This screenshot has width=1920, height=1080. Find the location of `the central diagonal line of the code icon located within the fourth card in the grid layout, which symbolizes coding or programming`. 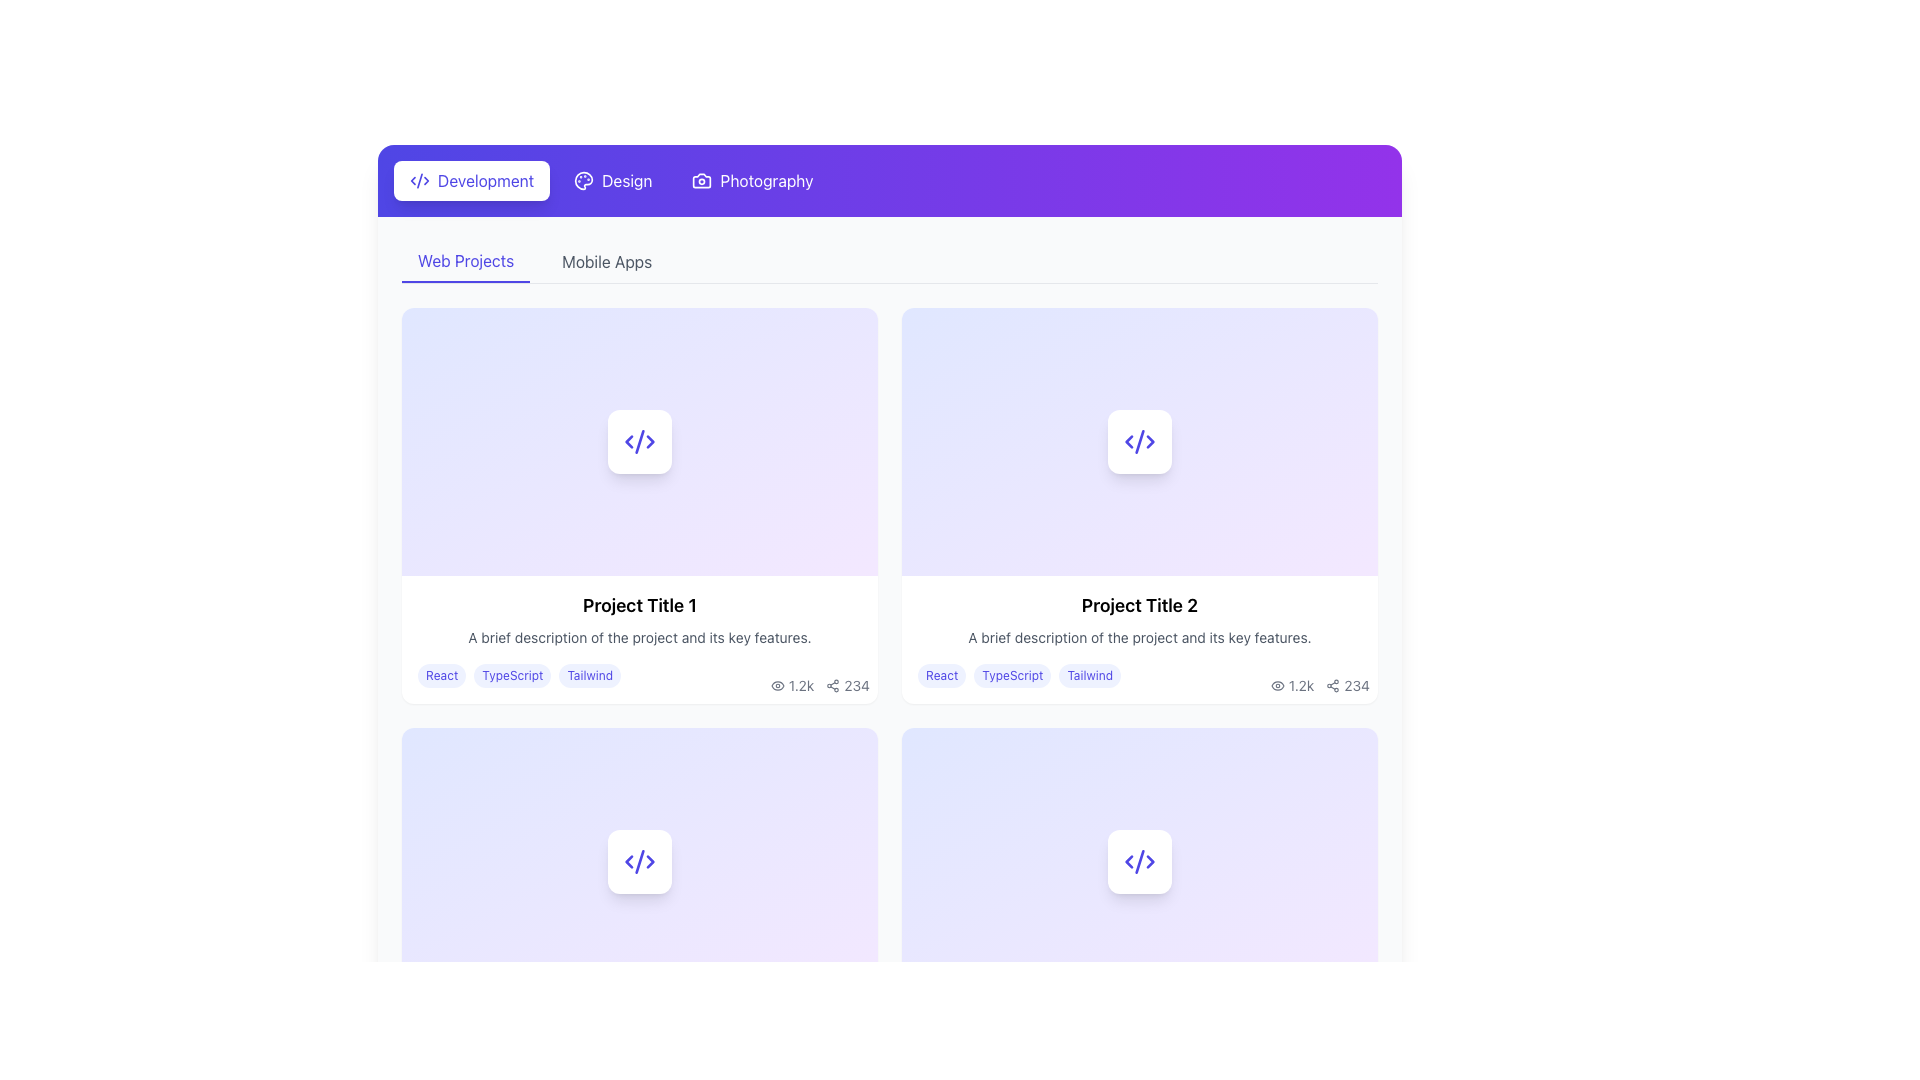

the central diagonal line of the code icon located within the fourth card in the grid layout, which symbolizes coding or programming is located at coordinates (638, 859).